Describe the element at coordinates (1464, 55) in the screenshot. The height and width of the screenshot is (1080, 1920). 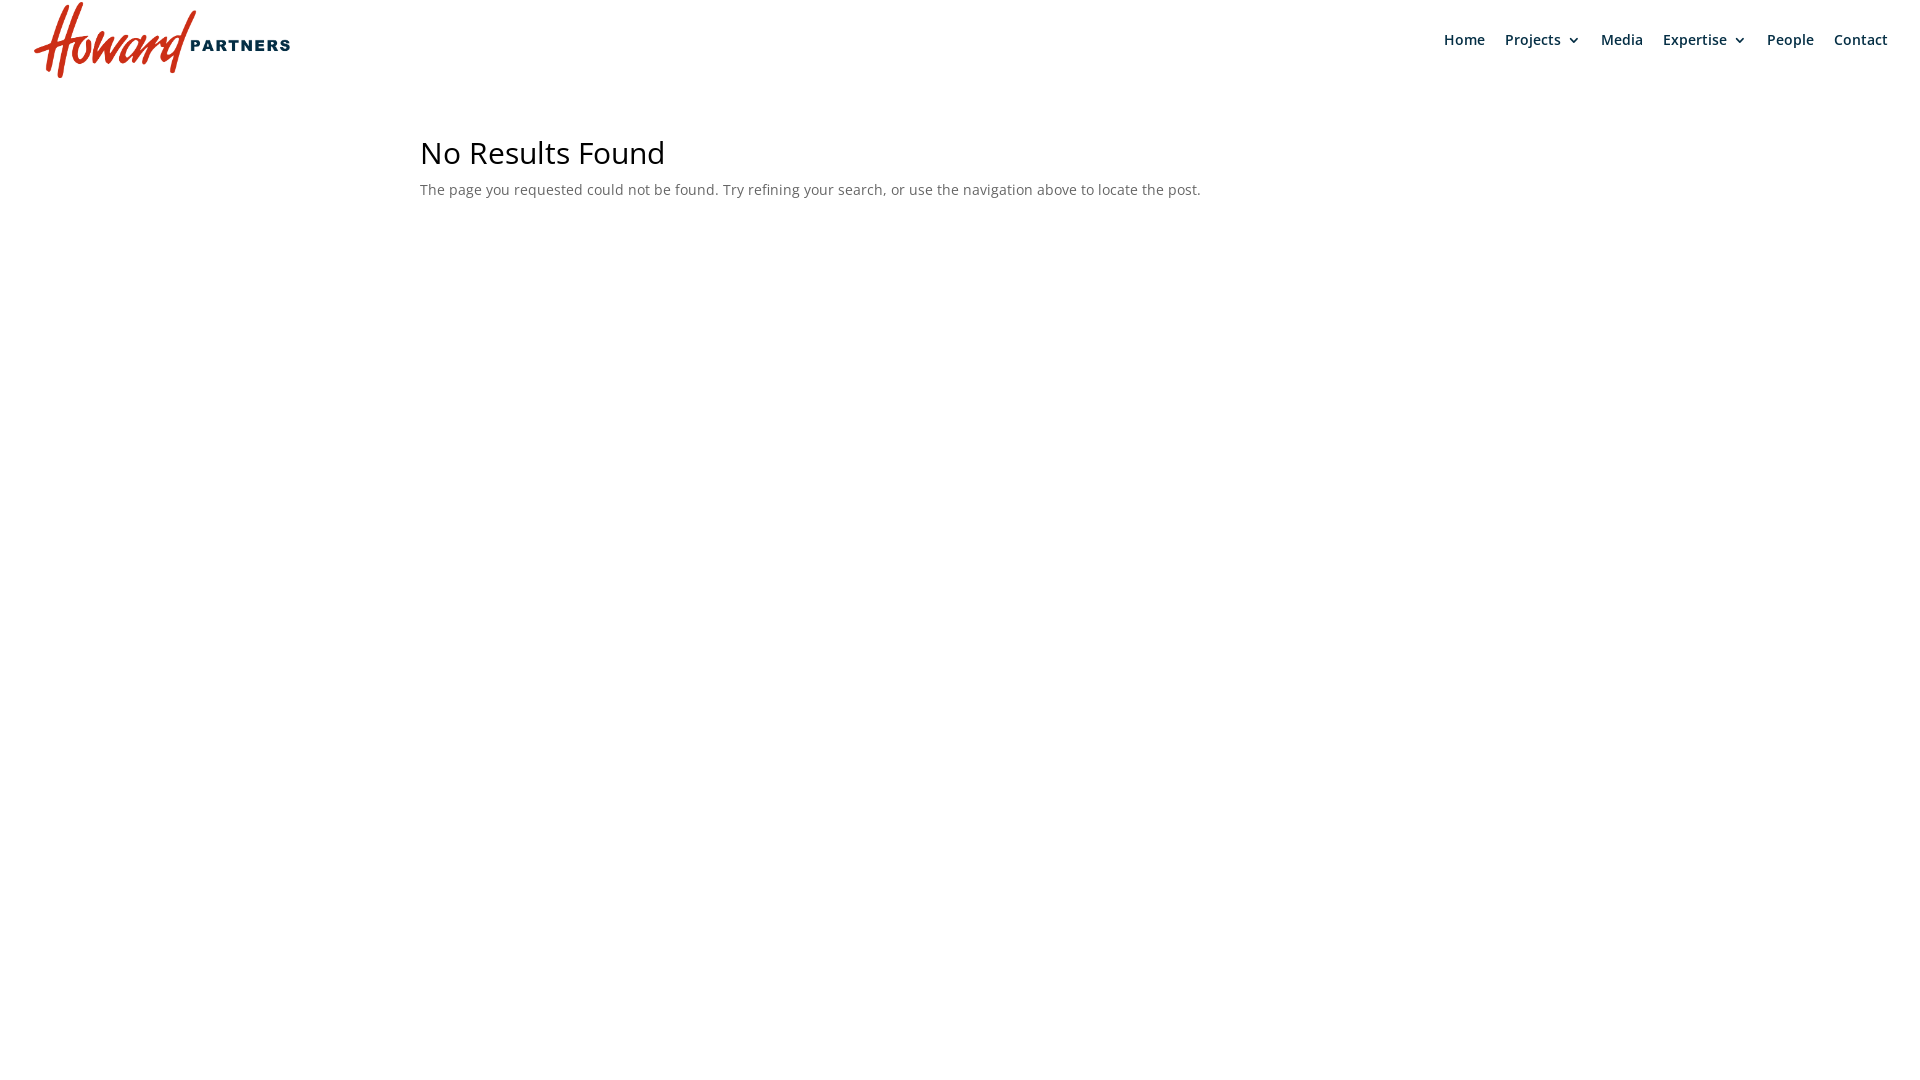
I see `'Home'` at that location.